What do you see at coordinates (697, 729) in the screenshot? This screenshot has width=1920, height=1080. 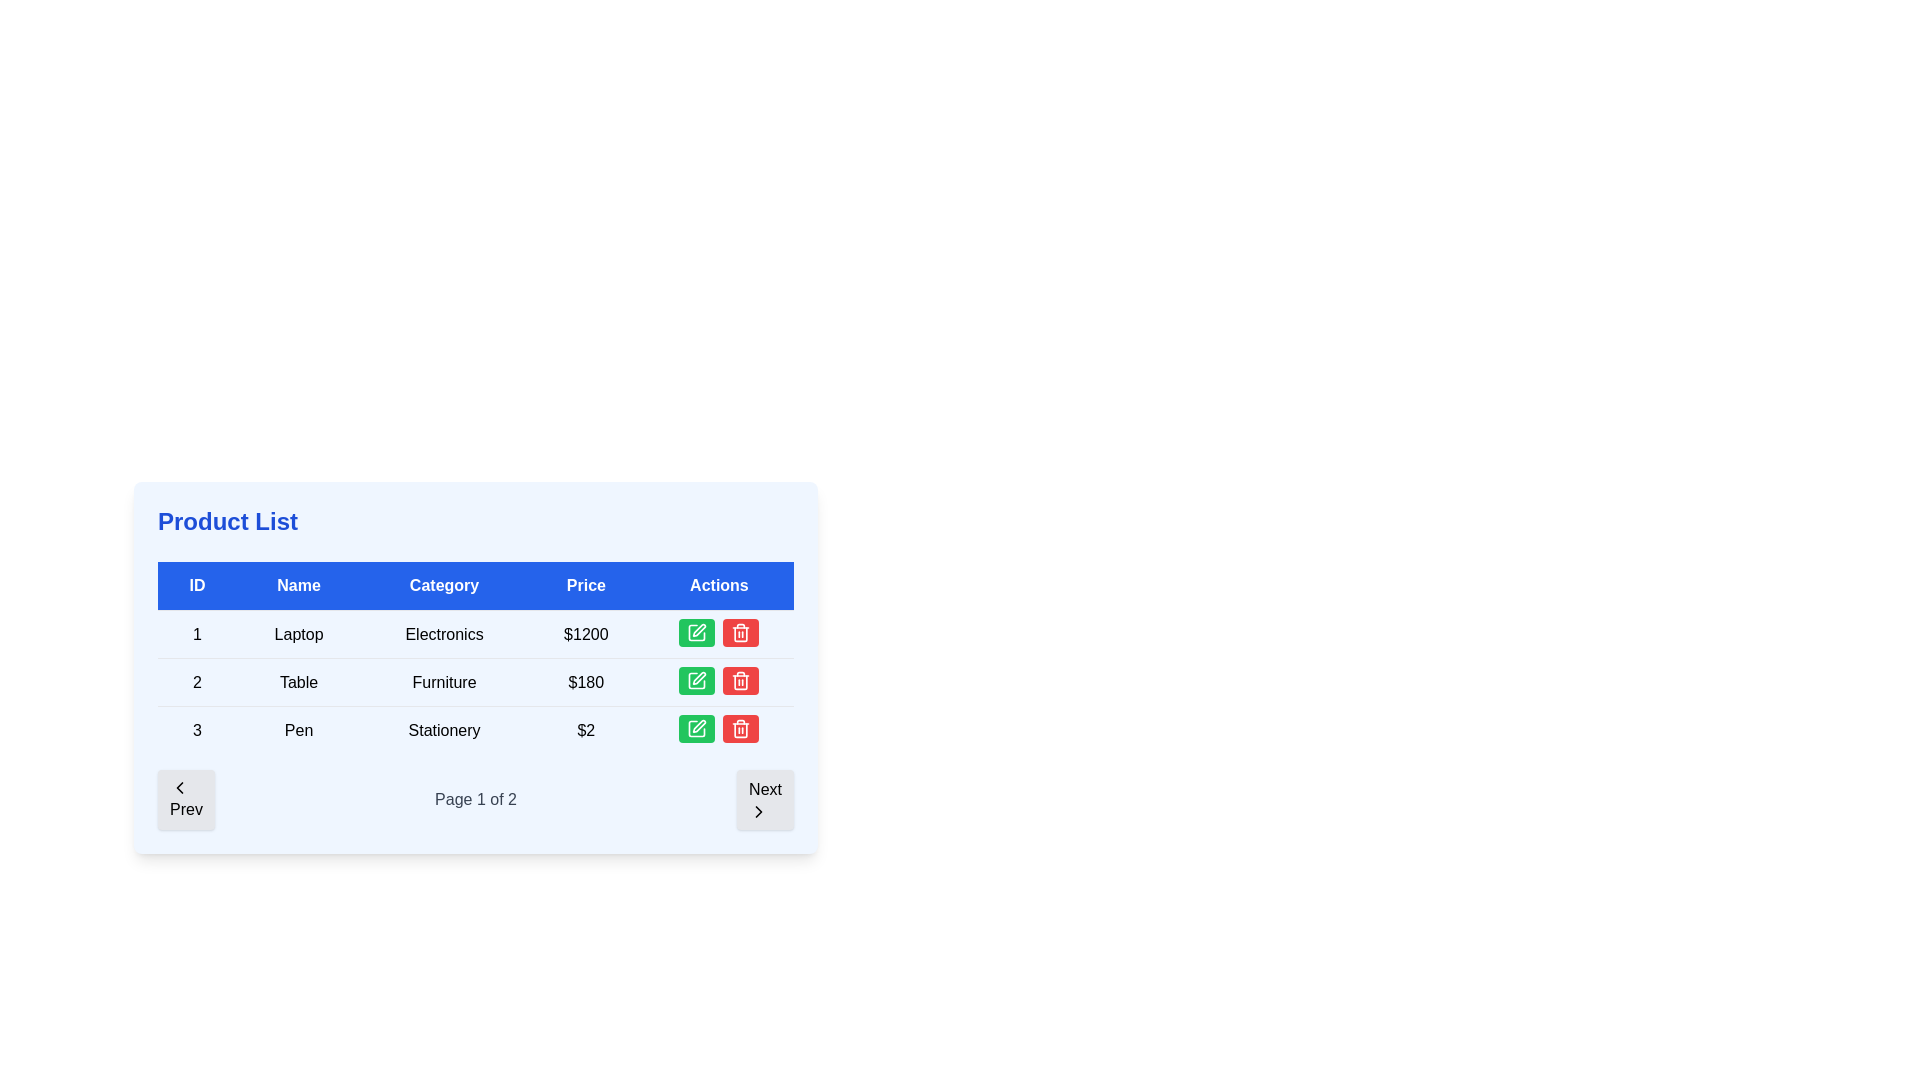 I see `the edit icon button in the 'Actions' column of the third row in the table corresponding to the 'Pen' entry` at bounding box center [697, 729].